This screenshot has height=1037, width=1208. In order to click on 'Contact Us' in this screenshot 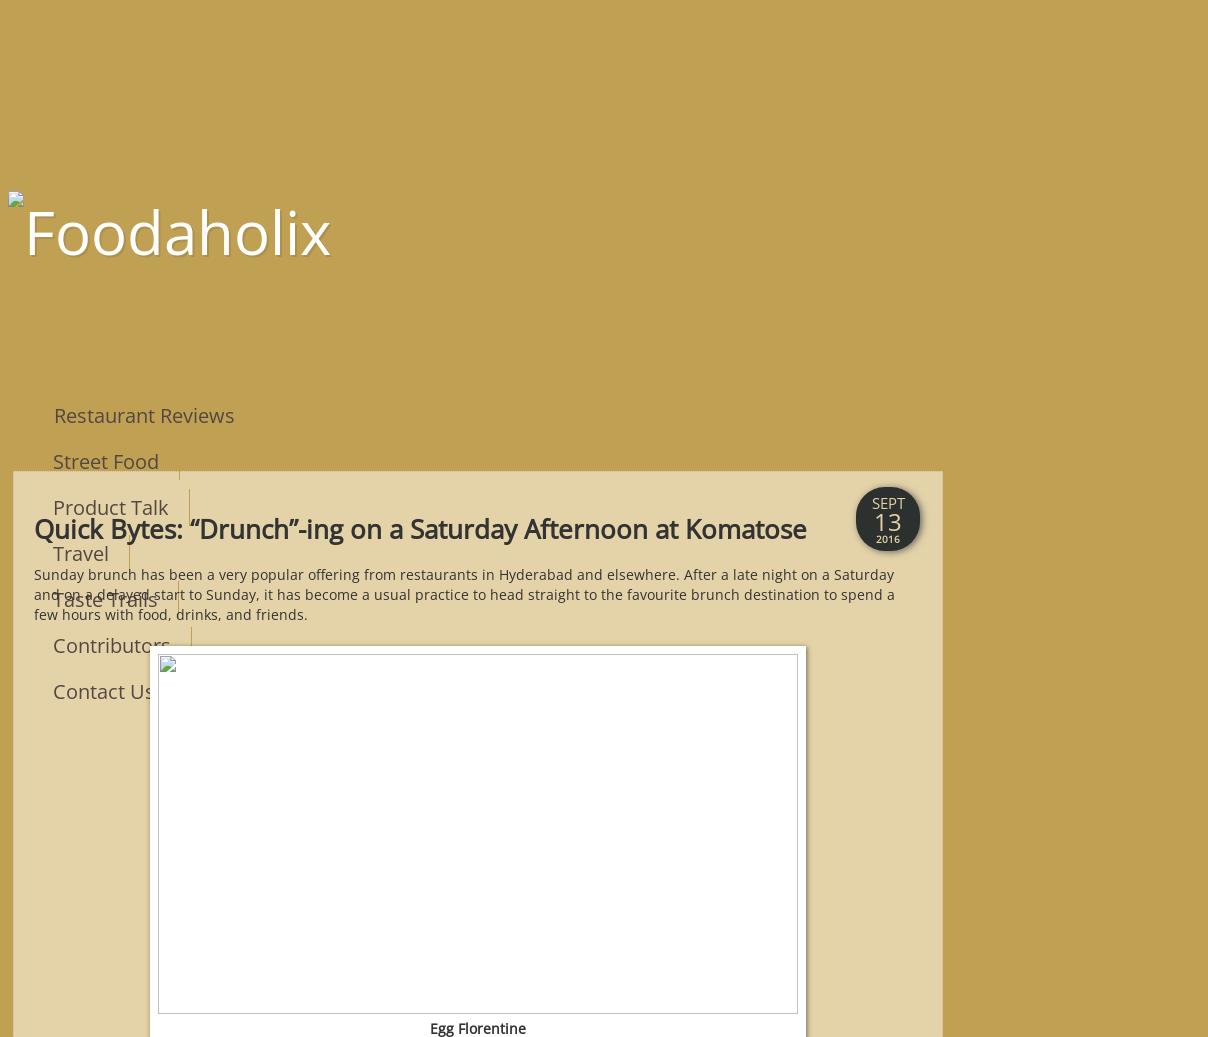, I will do `click(103, 690)`.